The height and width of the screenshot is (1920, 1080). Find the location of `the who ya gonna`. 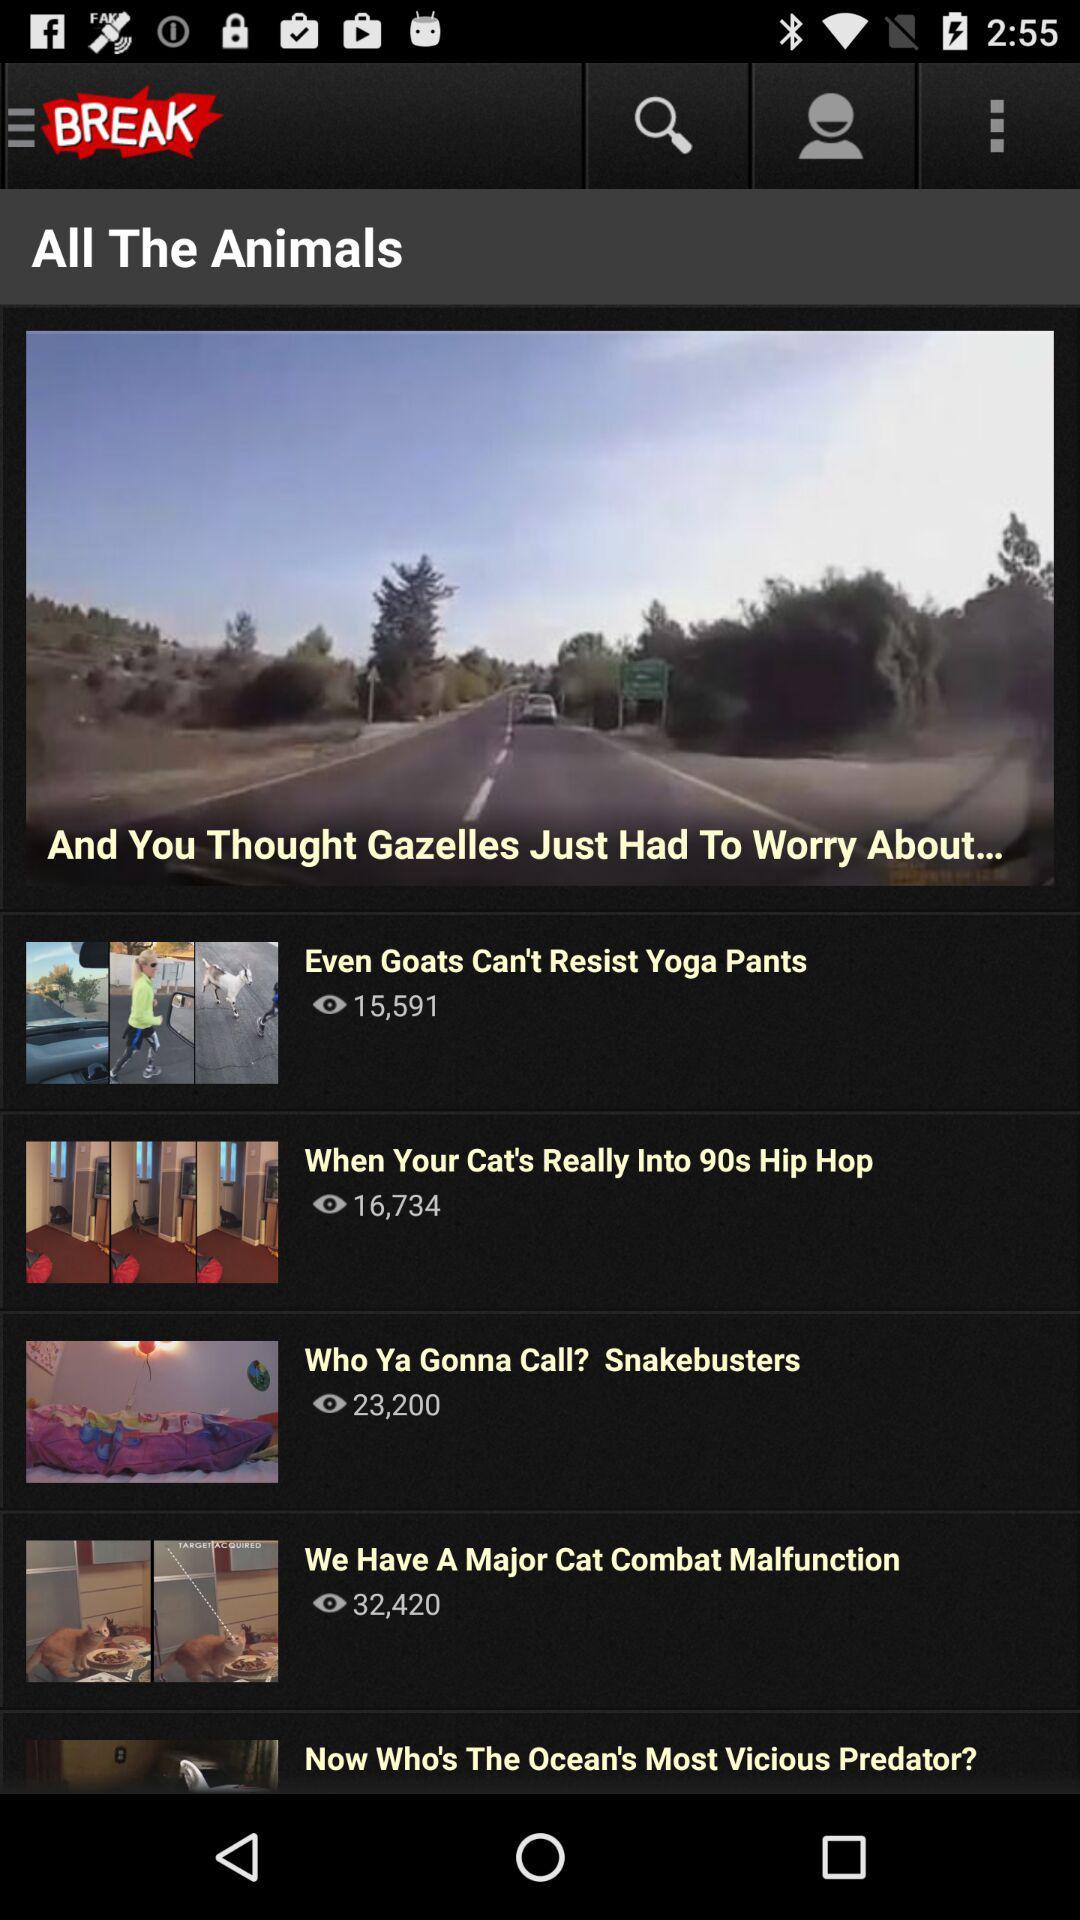

the who ya gonna is located at coordinates (552, 1358).